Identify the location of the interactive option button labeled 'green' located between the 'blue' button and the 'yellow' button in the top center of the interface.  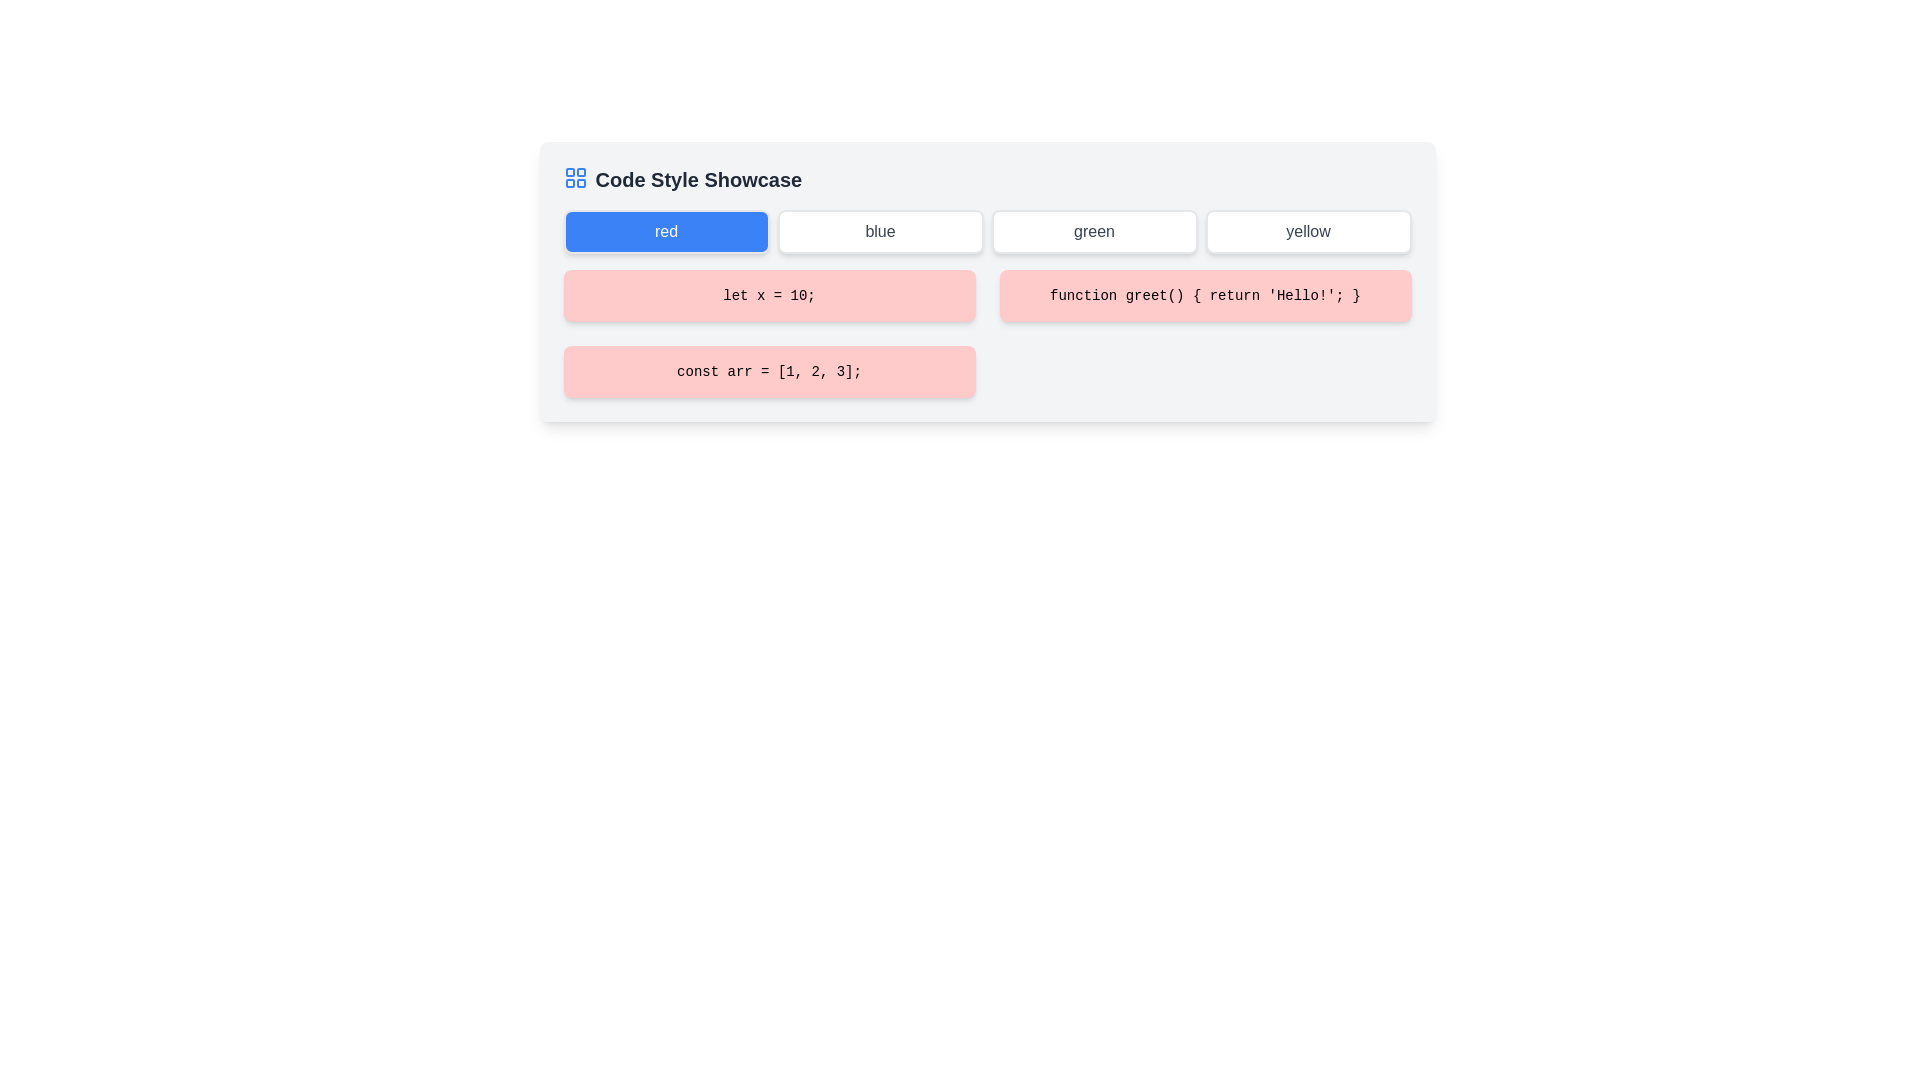
(1093, 230).